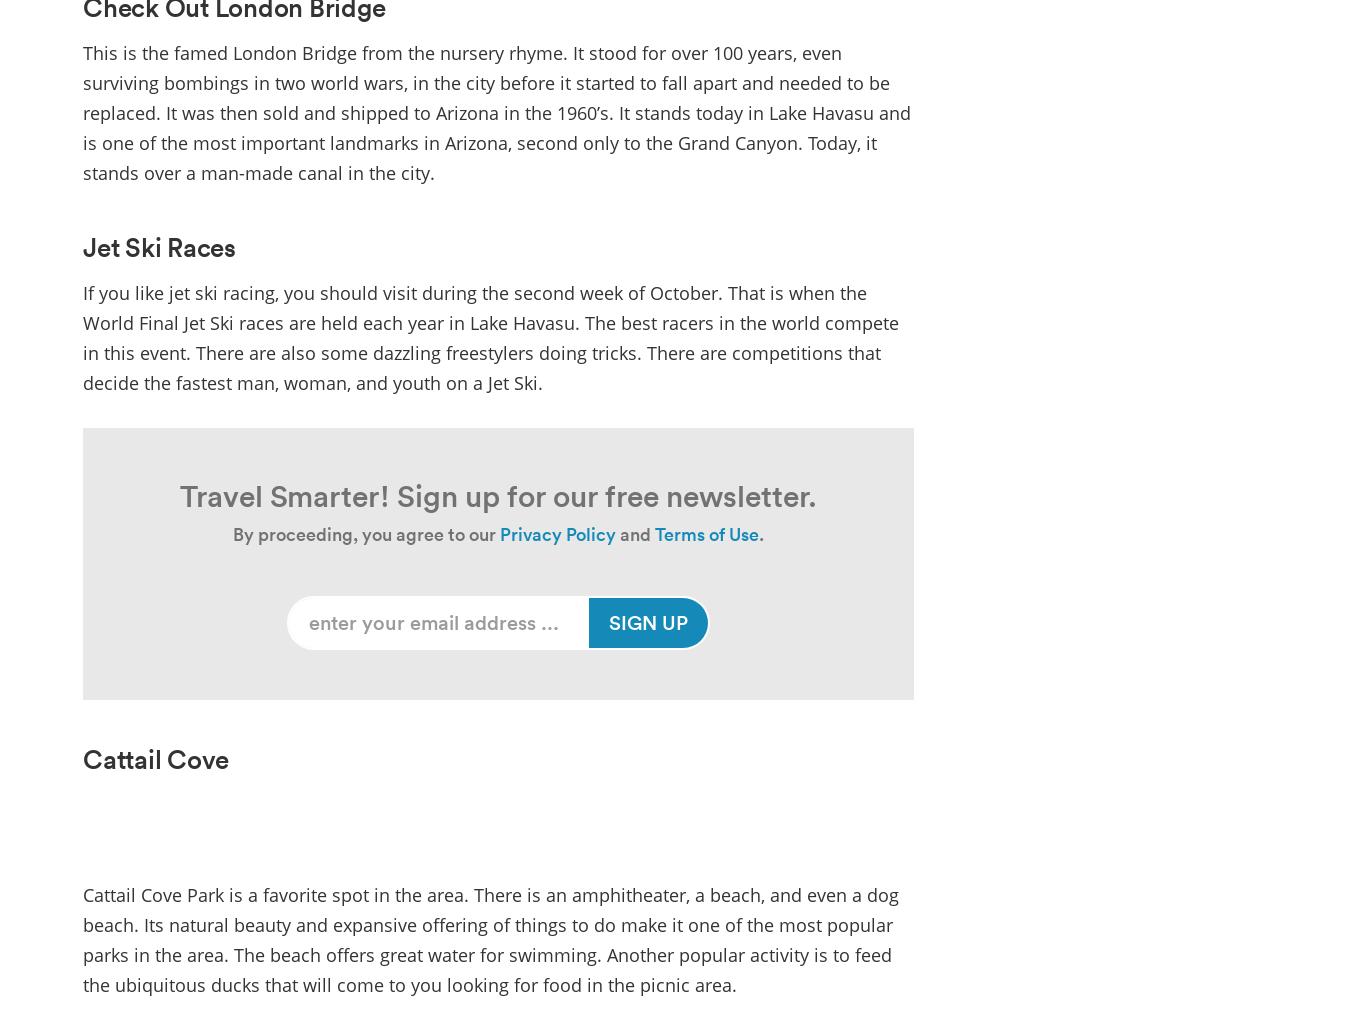  I want to click on 'and', so click(633, 533).